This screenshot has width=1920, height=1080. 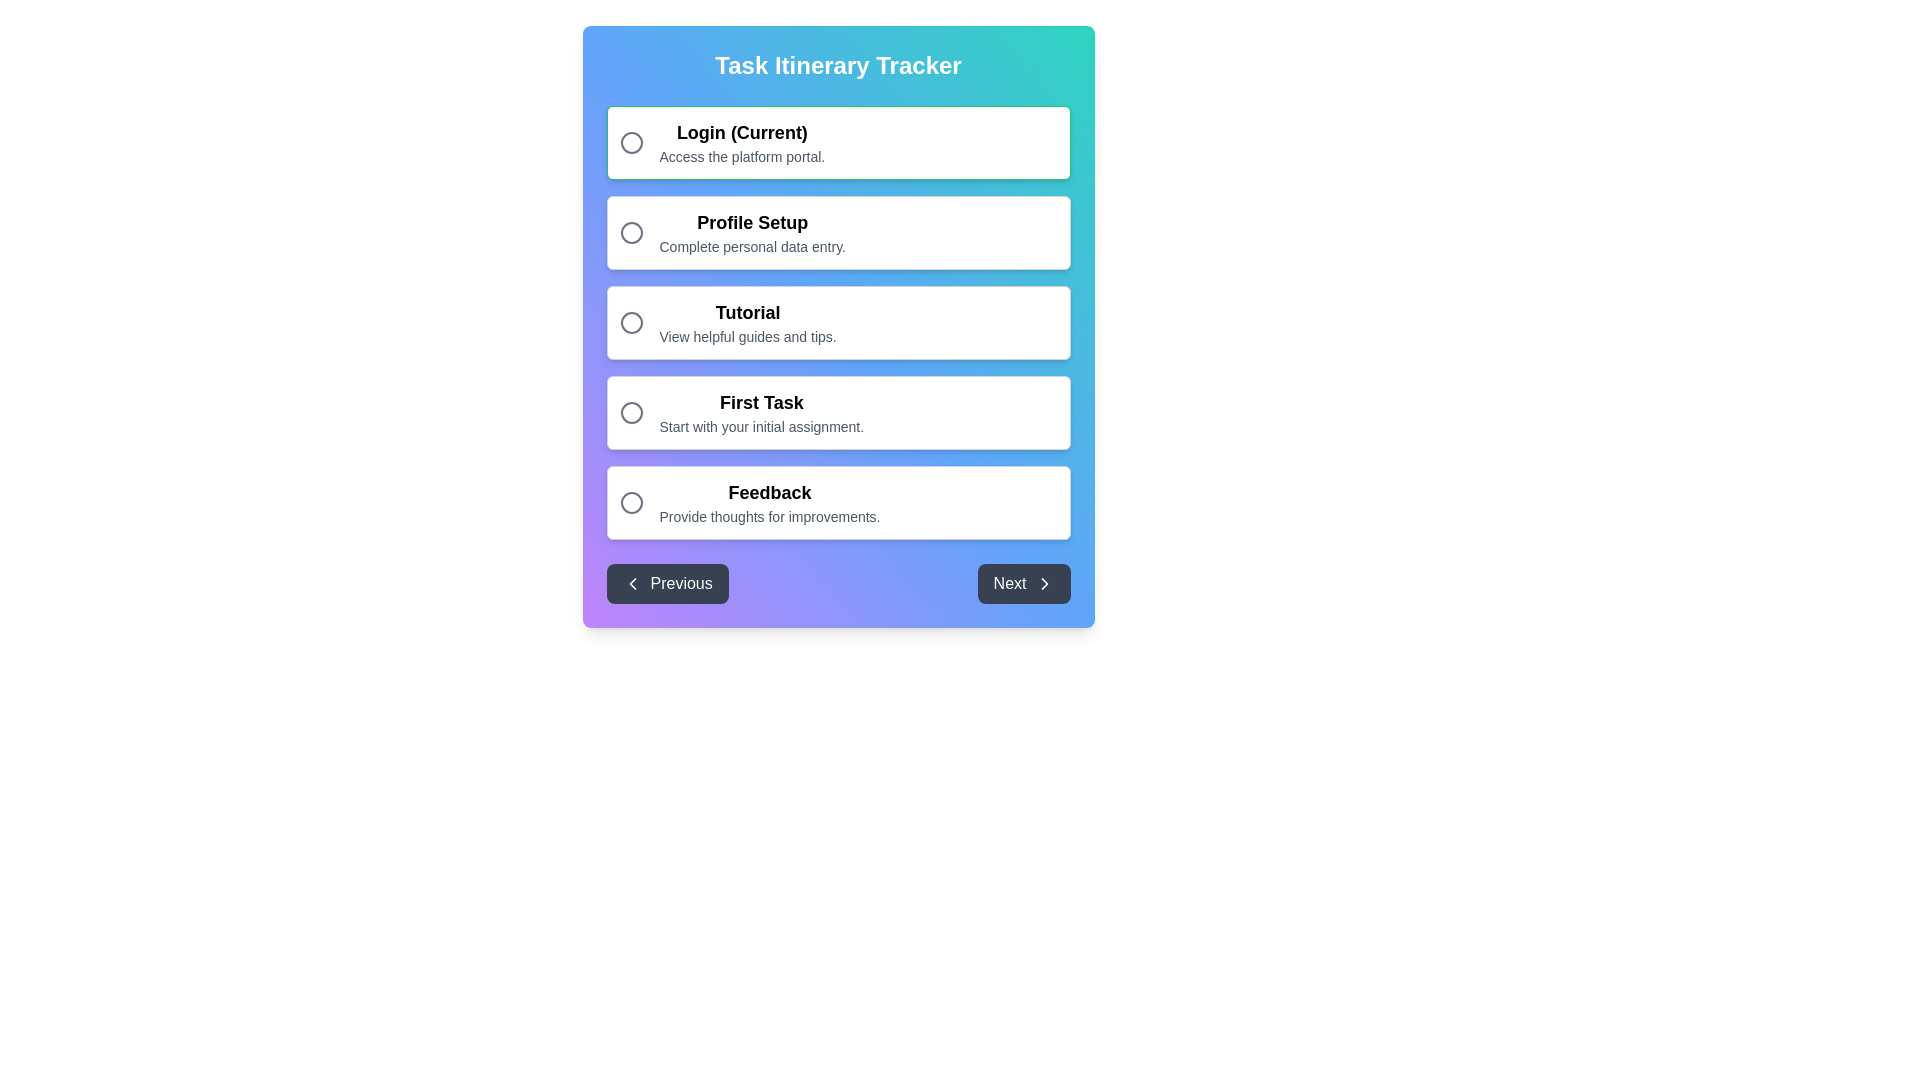 What do you see at coordinates (747, 312) in the screenshot?
I see `text label indicating the title 'Tutorial' located at the top of the third menu item in the vertical list labeled 'Task Itinerary Tracker'` at bounding box center [747, 312].